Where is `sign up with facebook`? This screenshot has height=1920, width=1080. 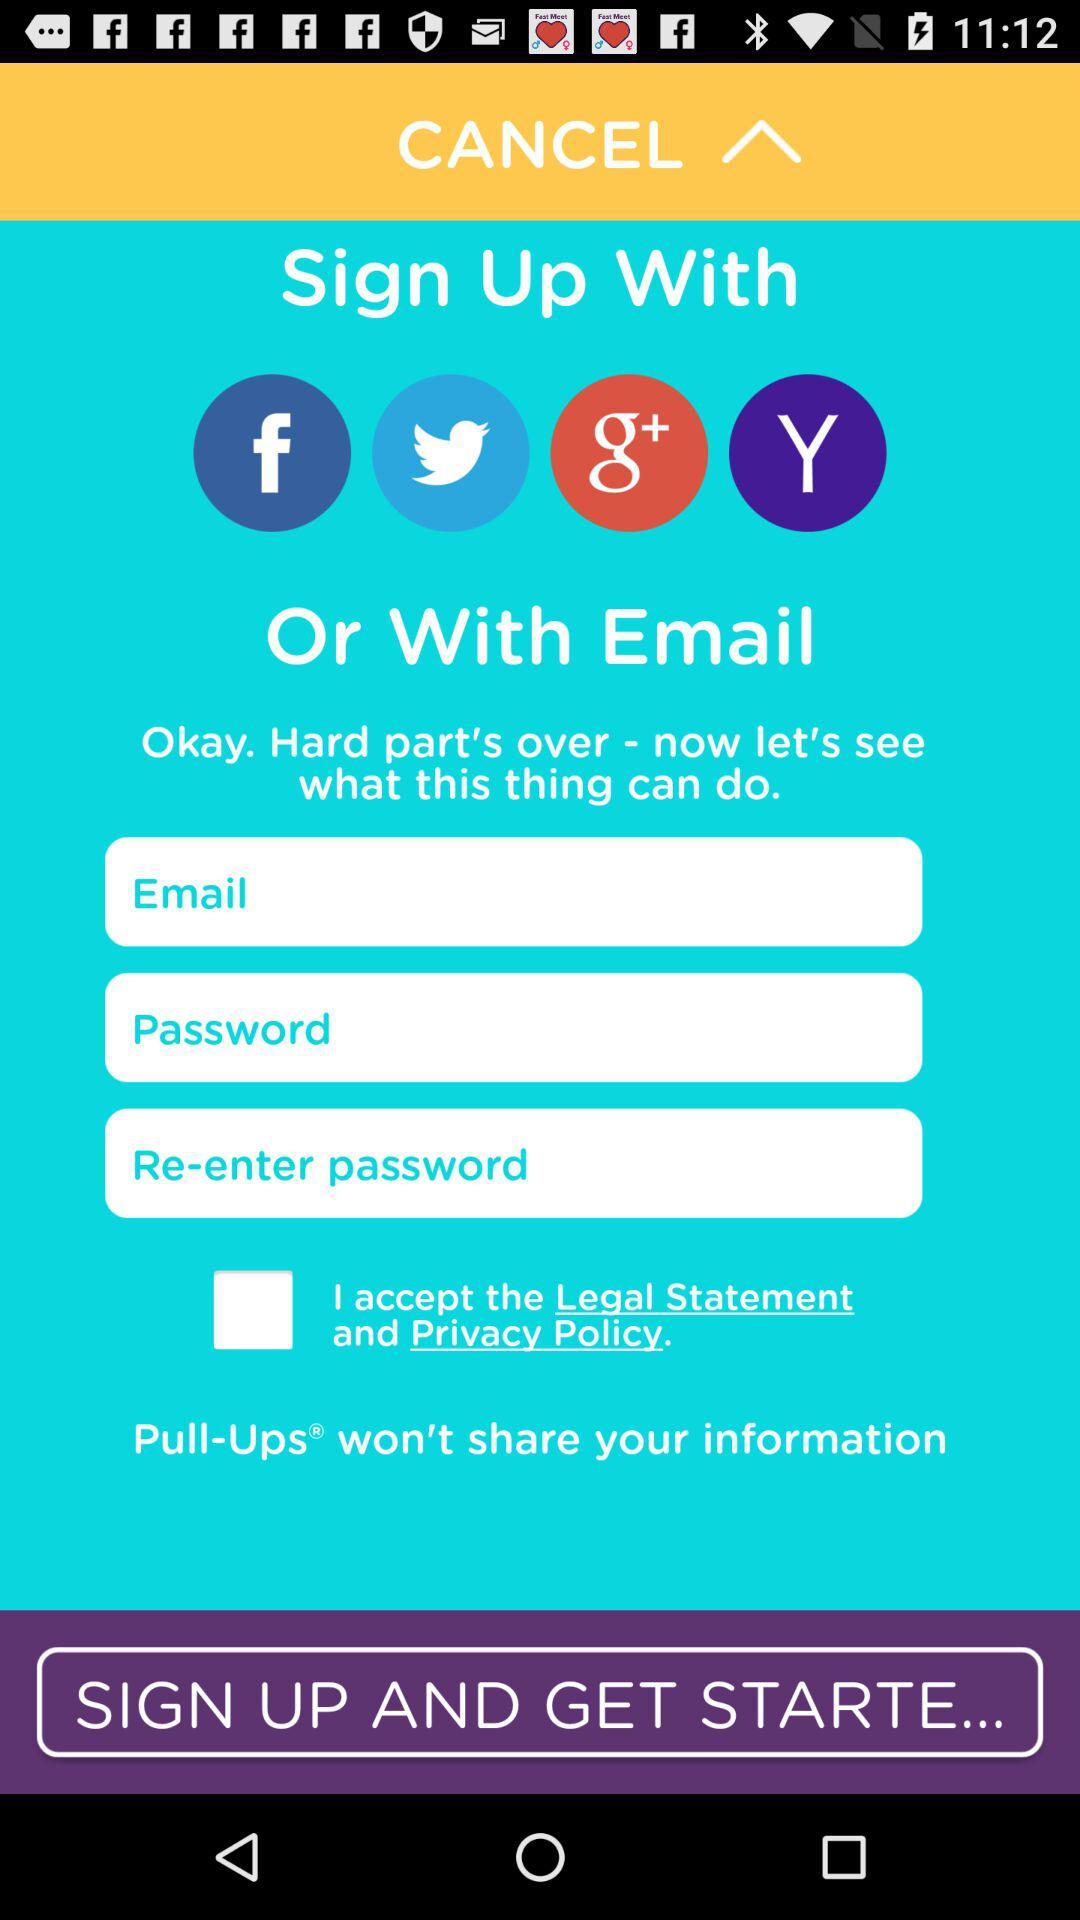 sign up with facebook is located at coordinates (272, 451).